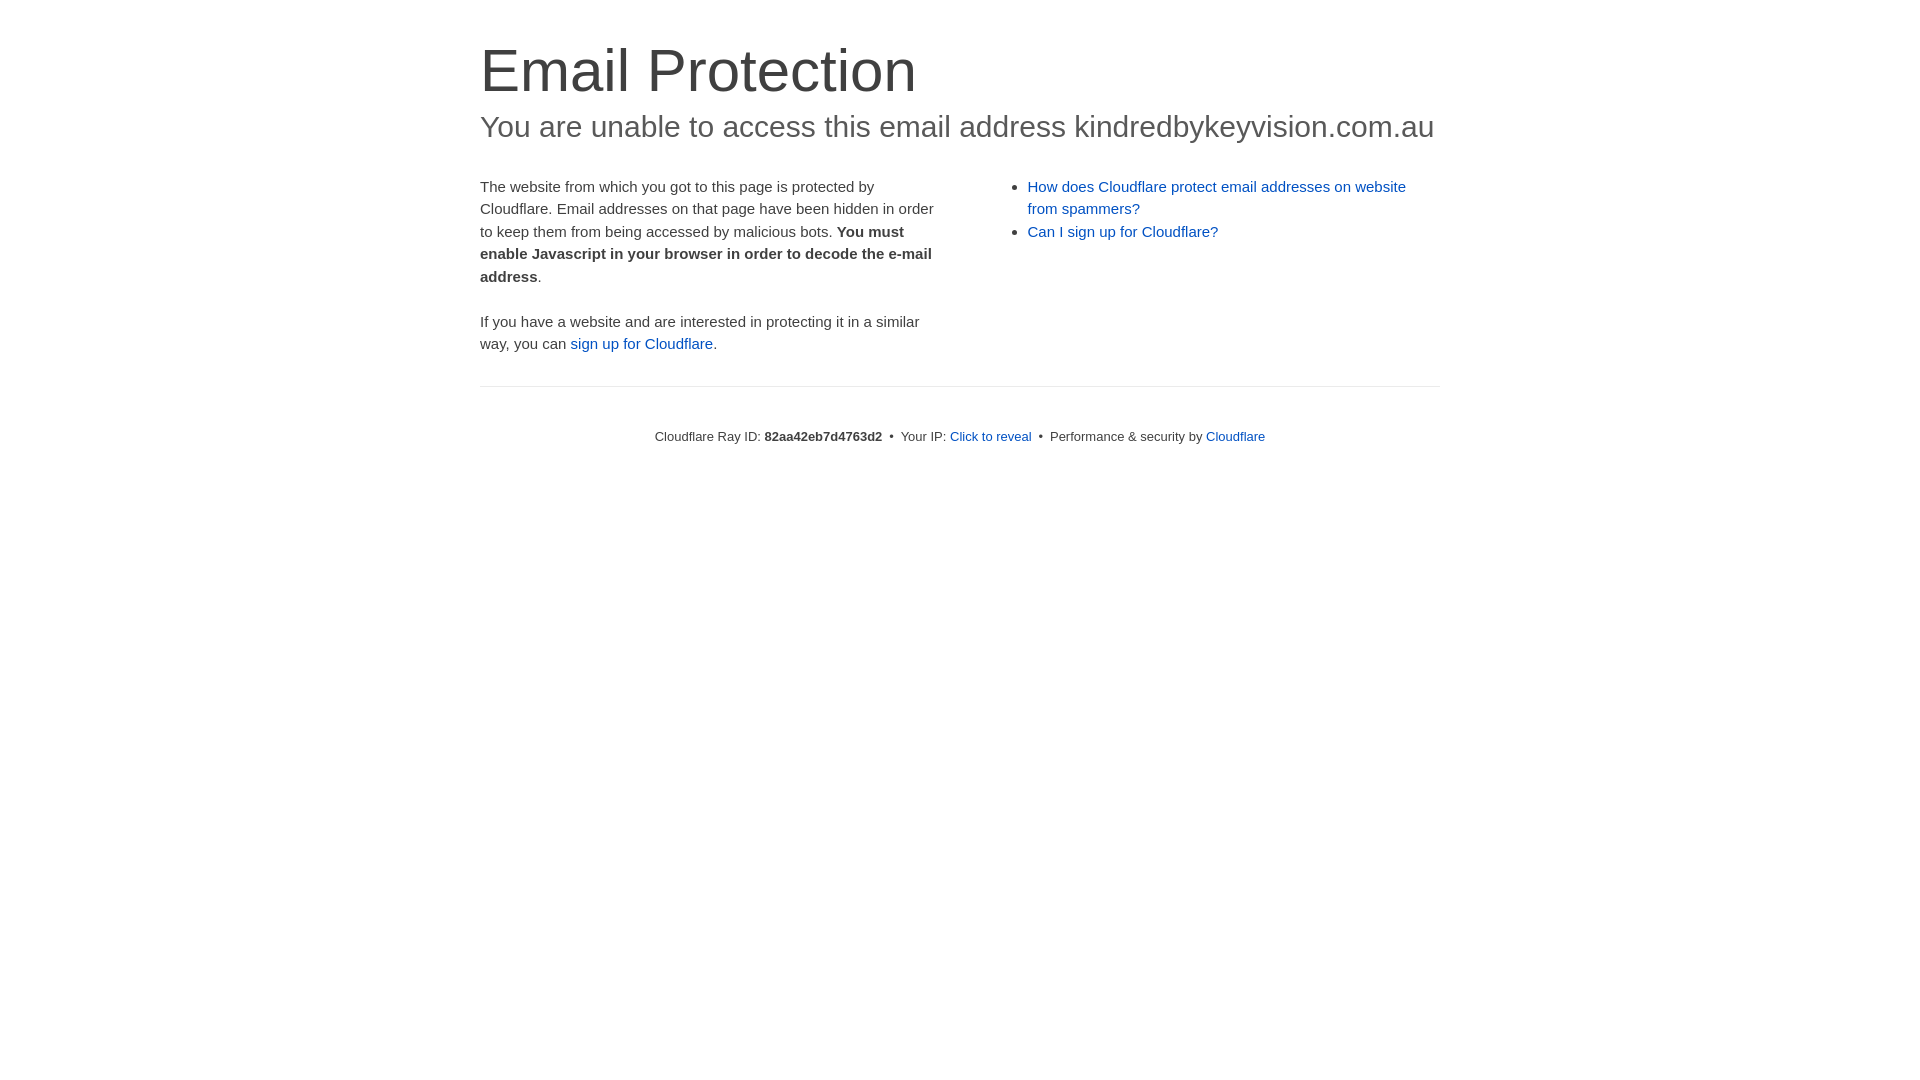 This screenshot has height=1080, width=1920. Describe the element at coordinates (642, 342) in the screenshot. I see `'sign up for Cloudflare'` at that location.